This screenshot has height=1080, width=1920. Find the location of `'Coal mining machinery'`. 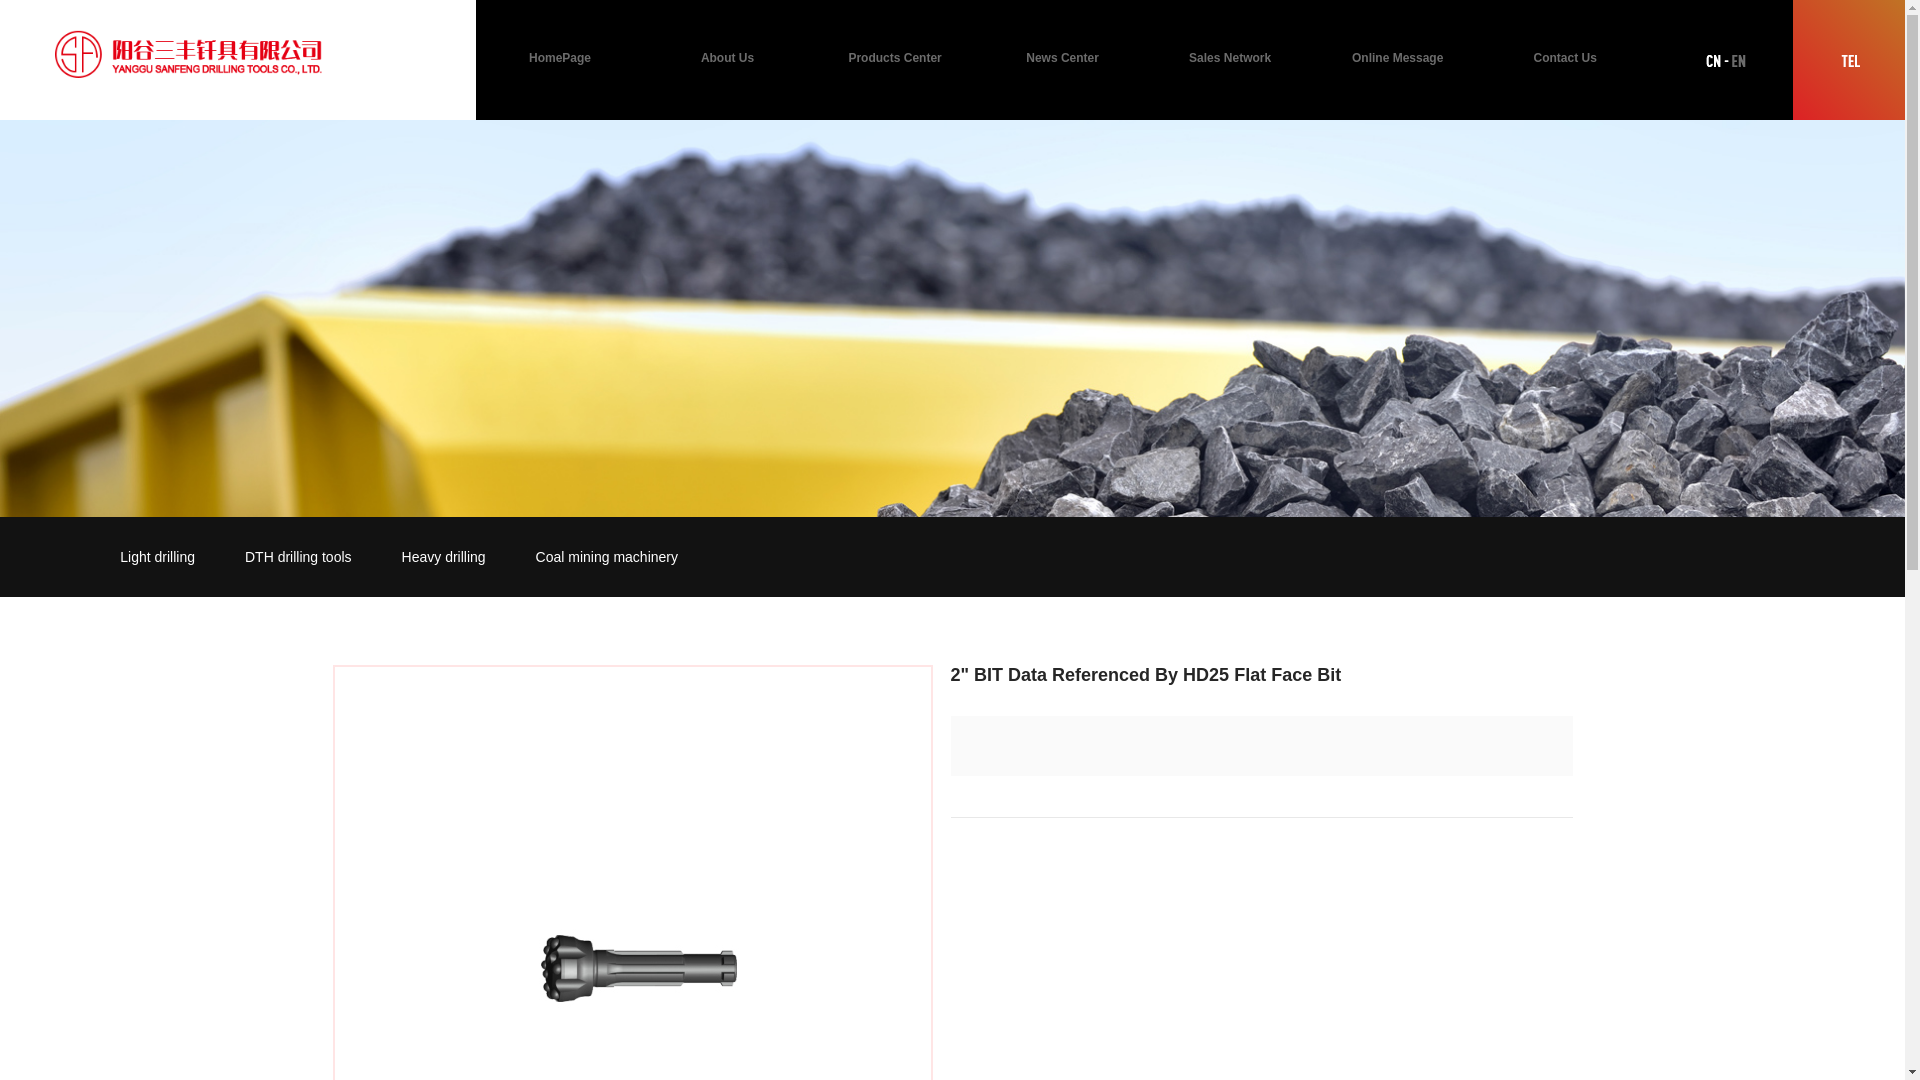

'Coal mining machinery' is located at coordinates (605, 556).